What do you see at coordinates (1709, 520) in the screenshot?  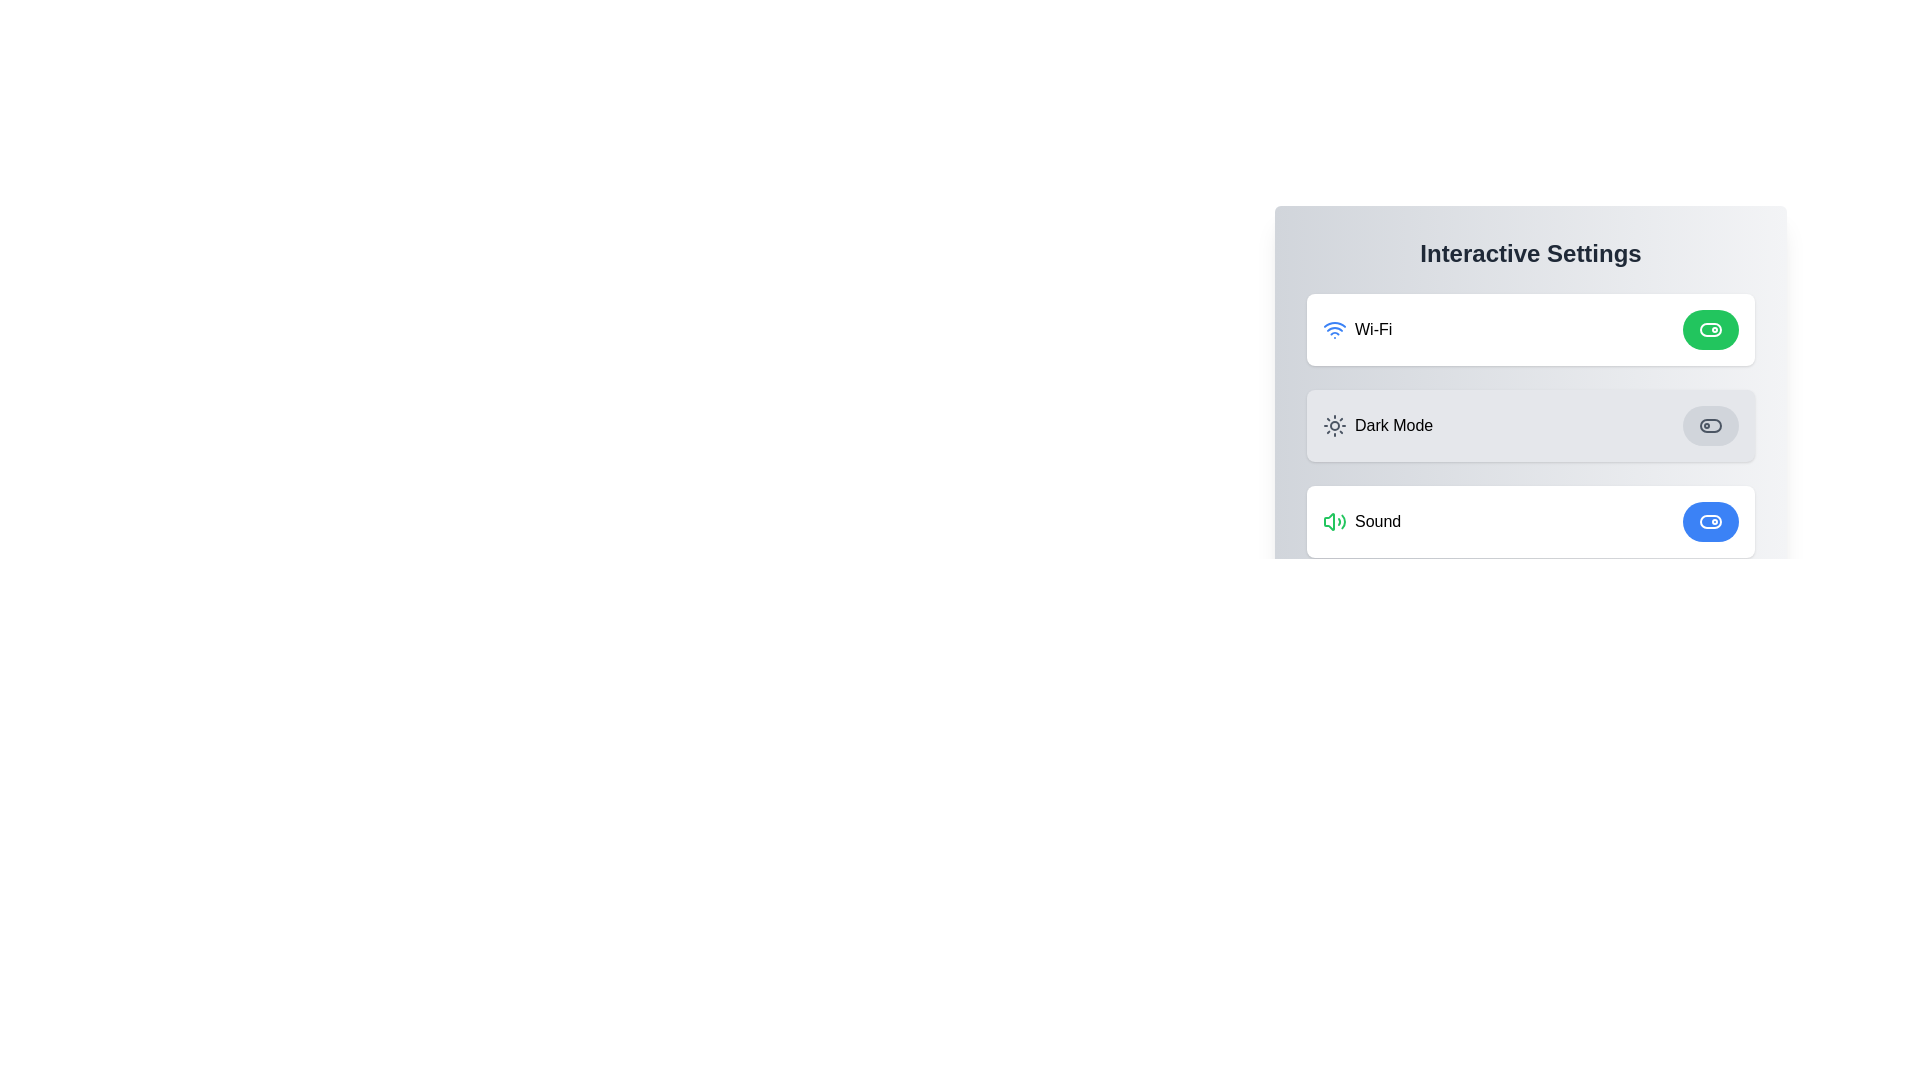 I see `the Toggle Button located in the bottom-right corner of the 'Sound' setting in the 'Interactive Settings' section` at bounding box center [1709, 520].